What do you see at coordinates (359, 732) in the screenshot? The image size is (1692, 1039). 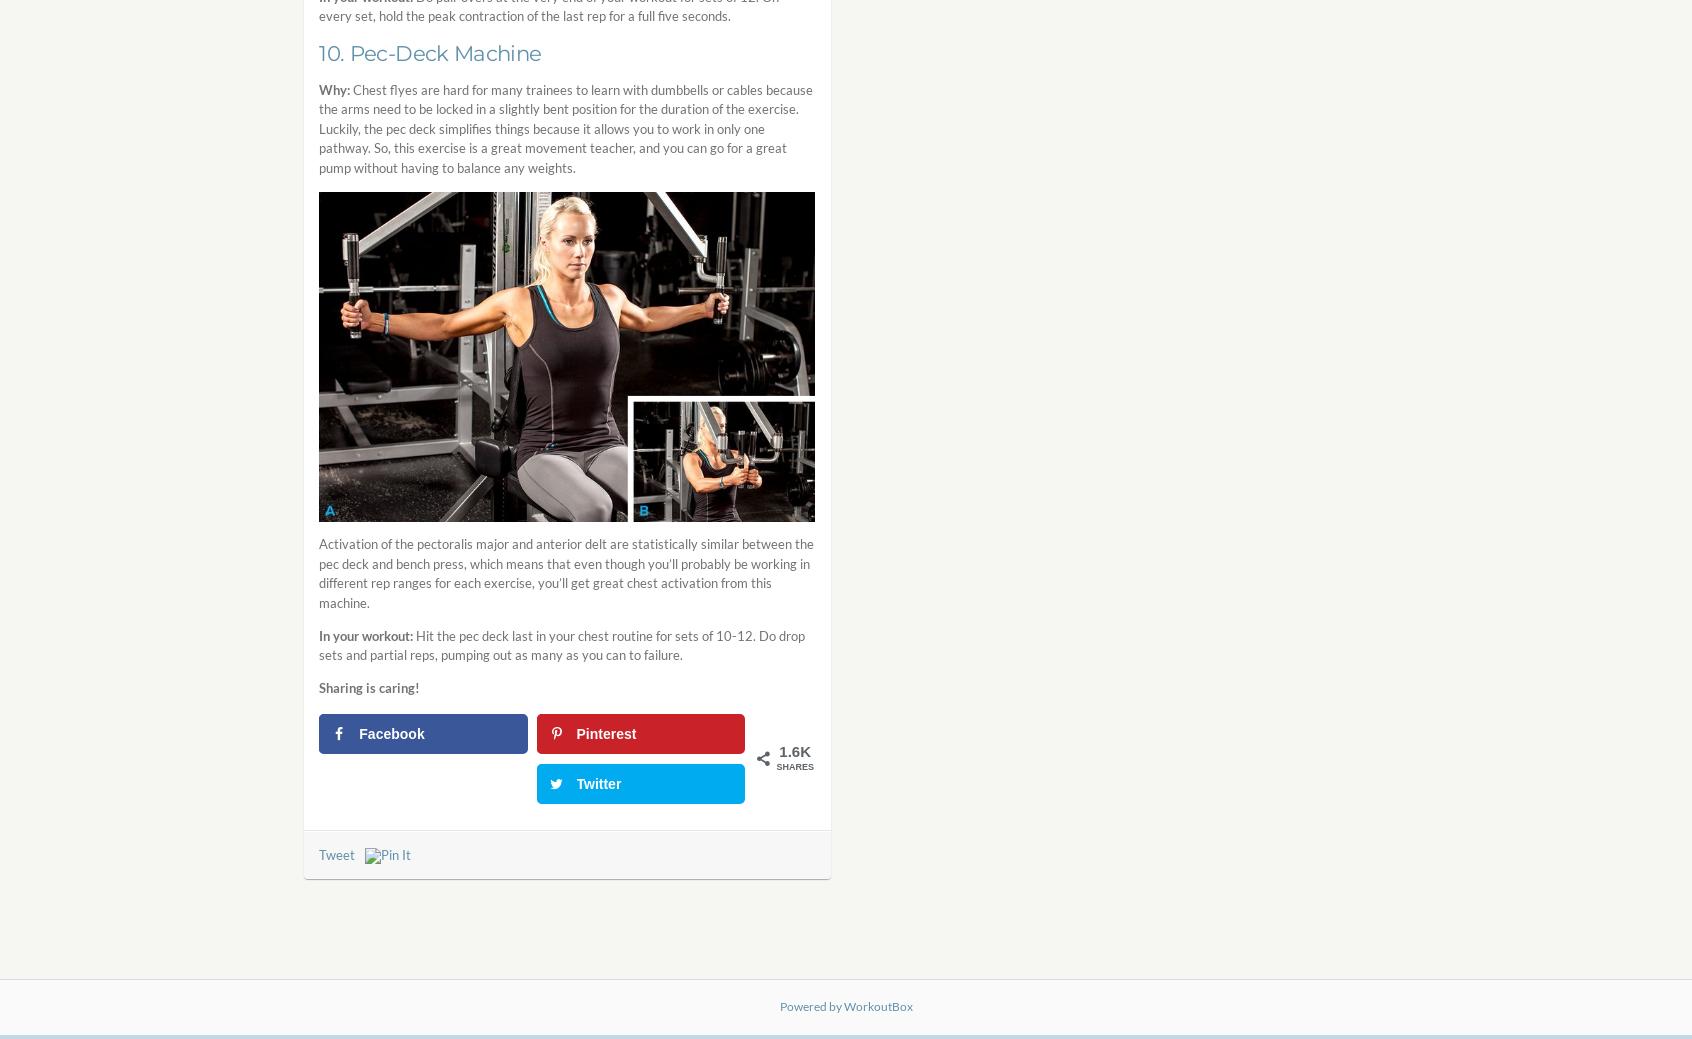 I see `'Facebook'` at bounding box center [359, 732].